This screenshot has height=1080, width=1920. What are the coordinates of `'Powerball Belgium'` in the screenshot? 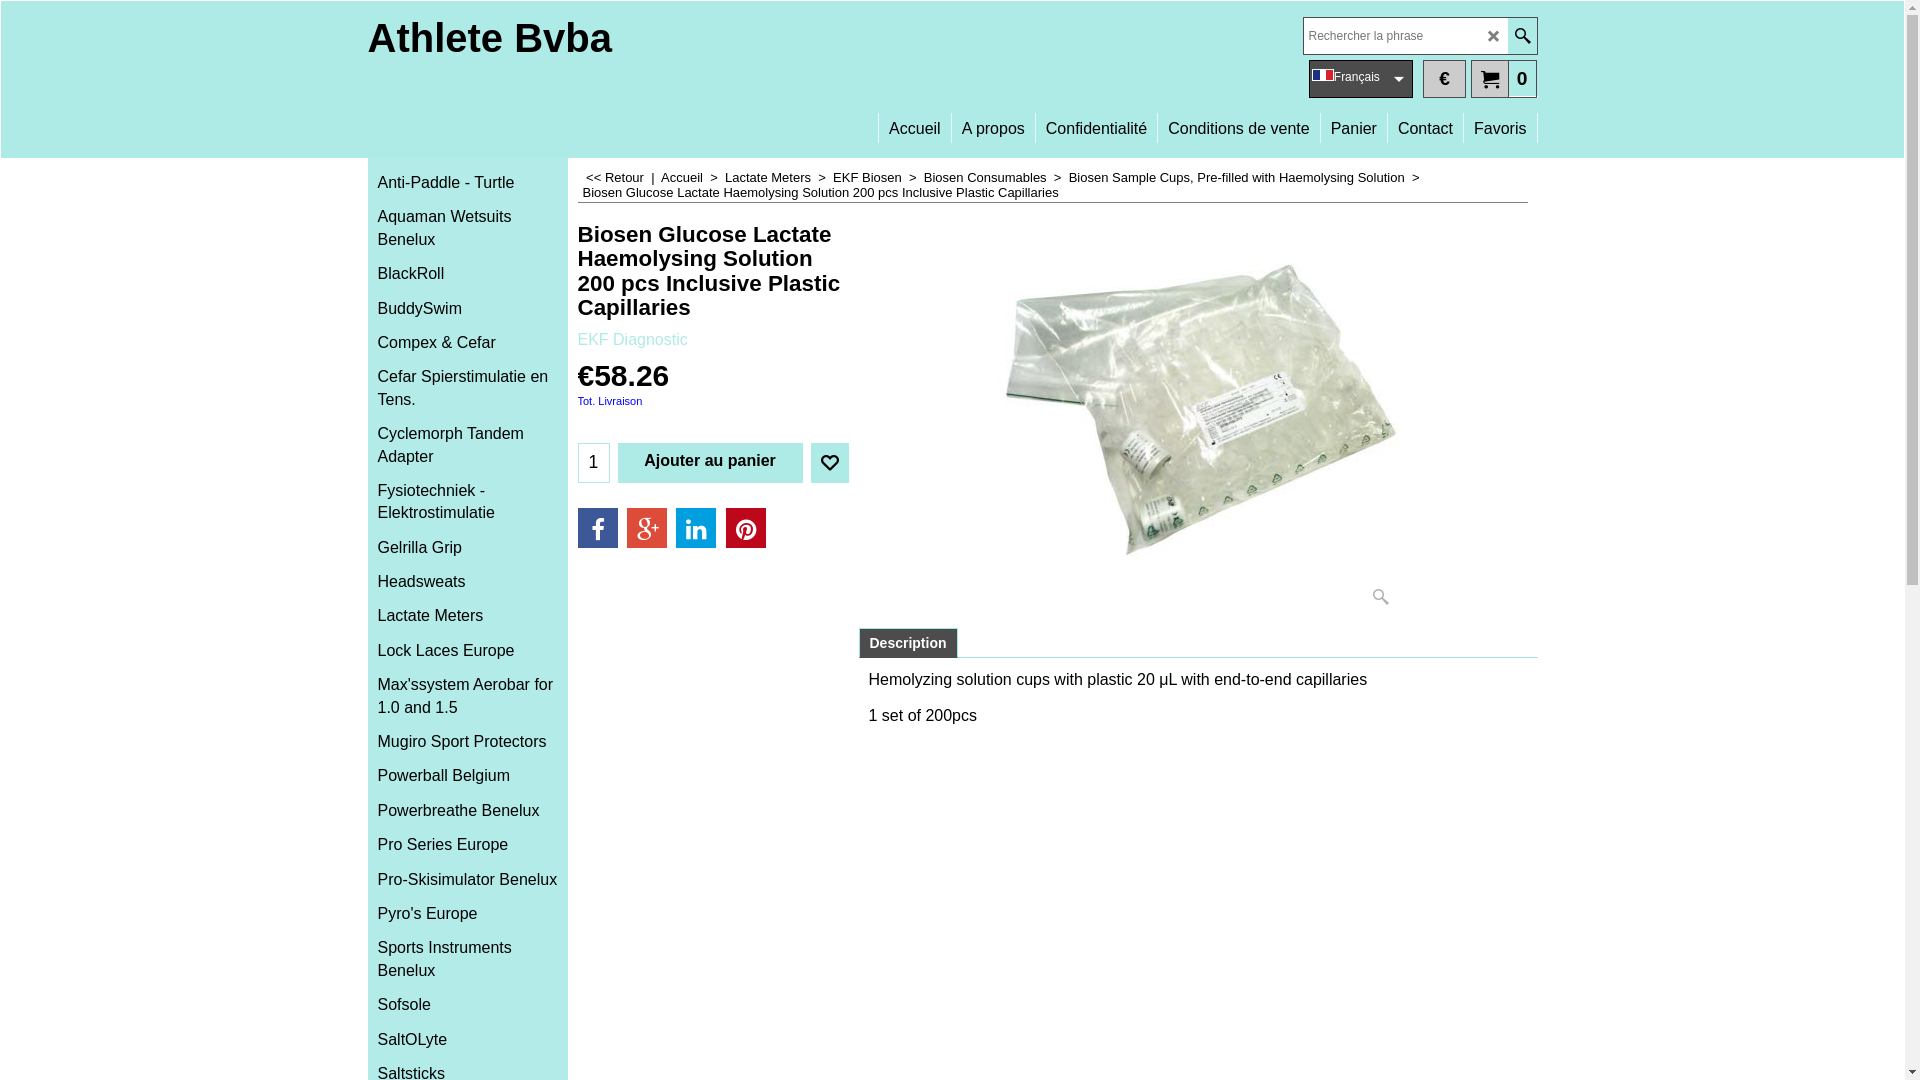 It's located at (368, 774).